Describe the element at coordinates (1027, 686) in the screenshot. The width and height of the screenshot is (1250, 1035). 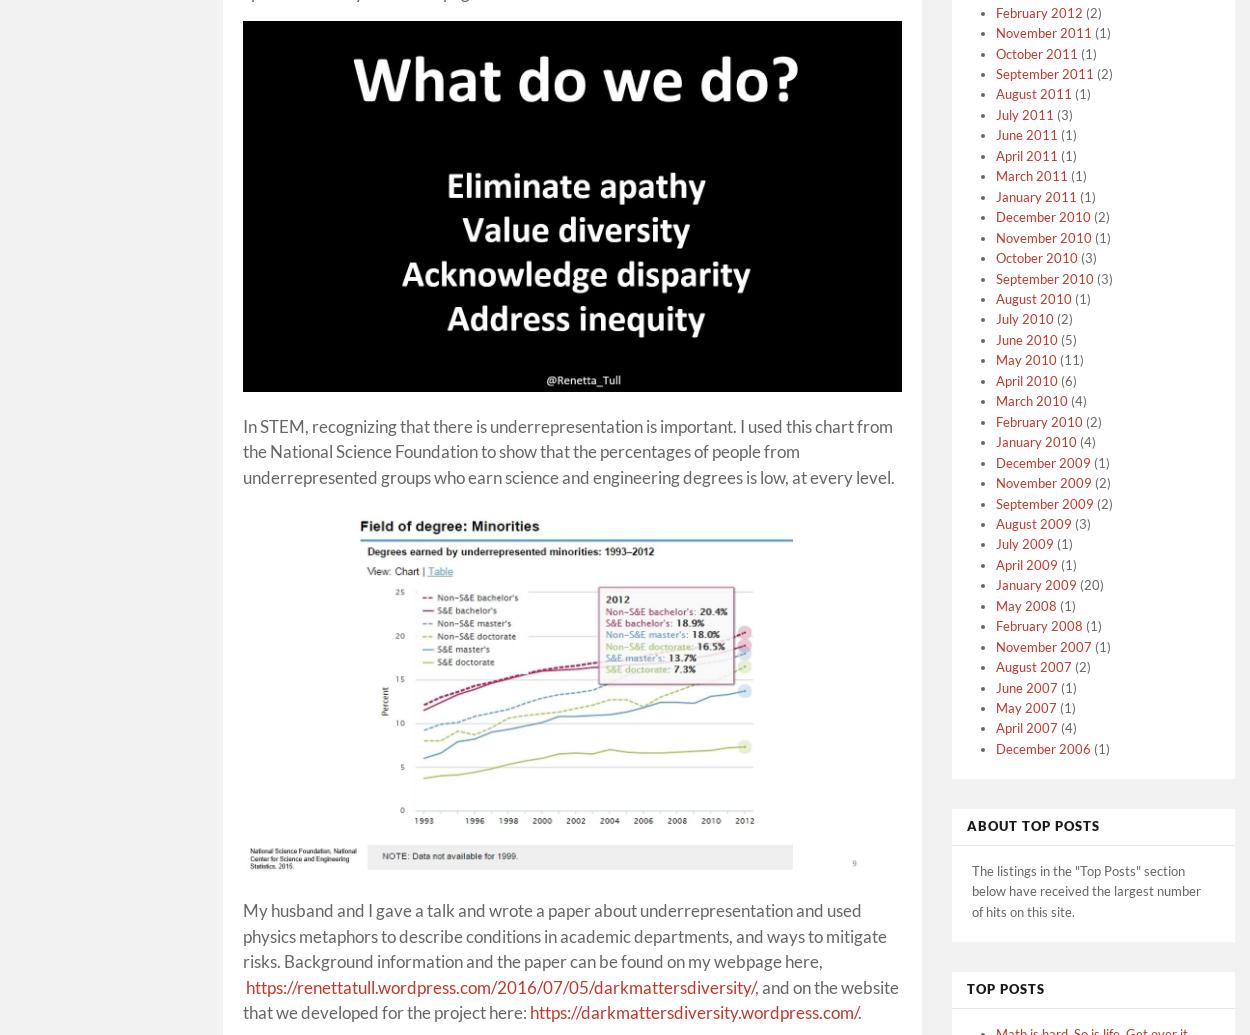
I see `'June 2007'` at that location.